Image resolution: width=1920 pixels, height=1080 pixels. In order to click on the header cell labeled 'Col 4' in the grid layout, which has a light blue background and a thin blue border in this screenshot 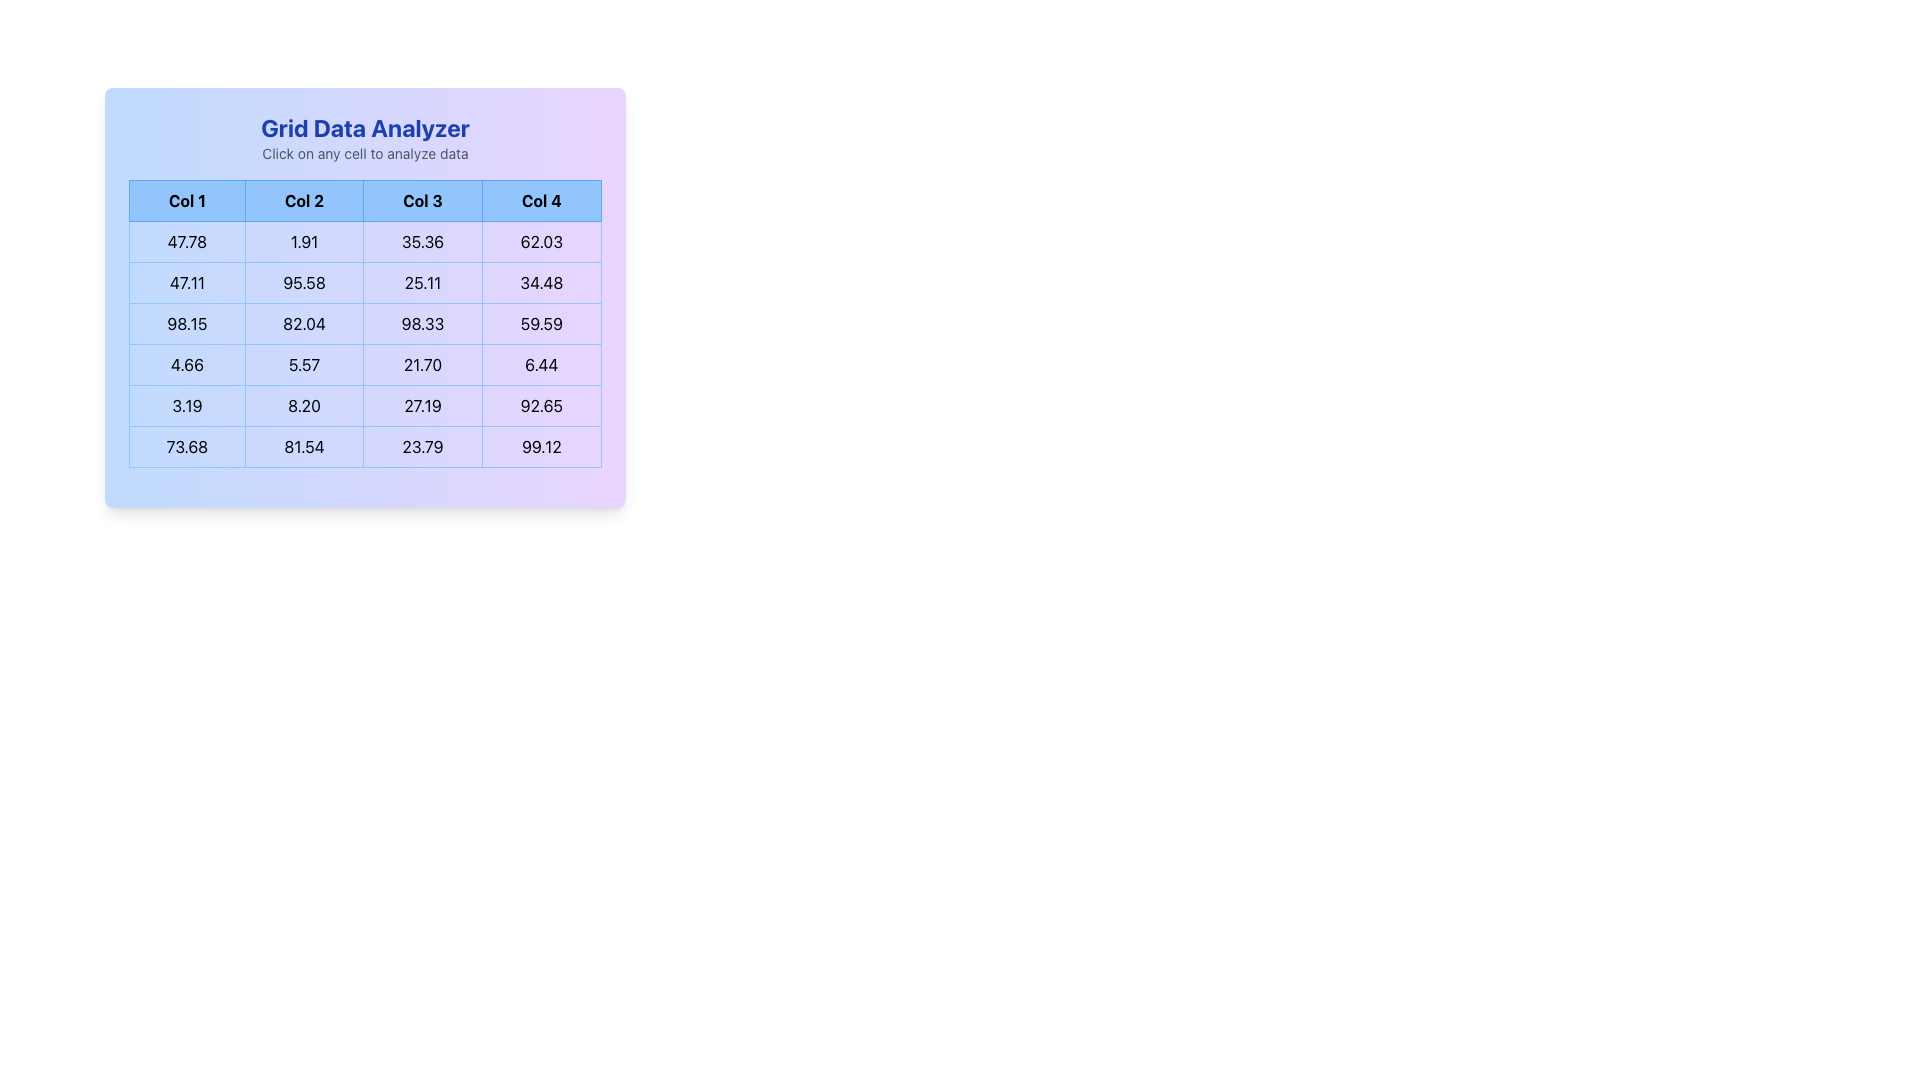, I will do `click(541, 200)`.